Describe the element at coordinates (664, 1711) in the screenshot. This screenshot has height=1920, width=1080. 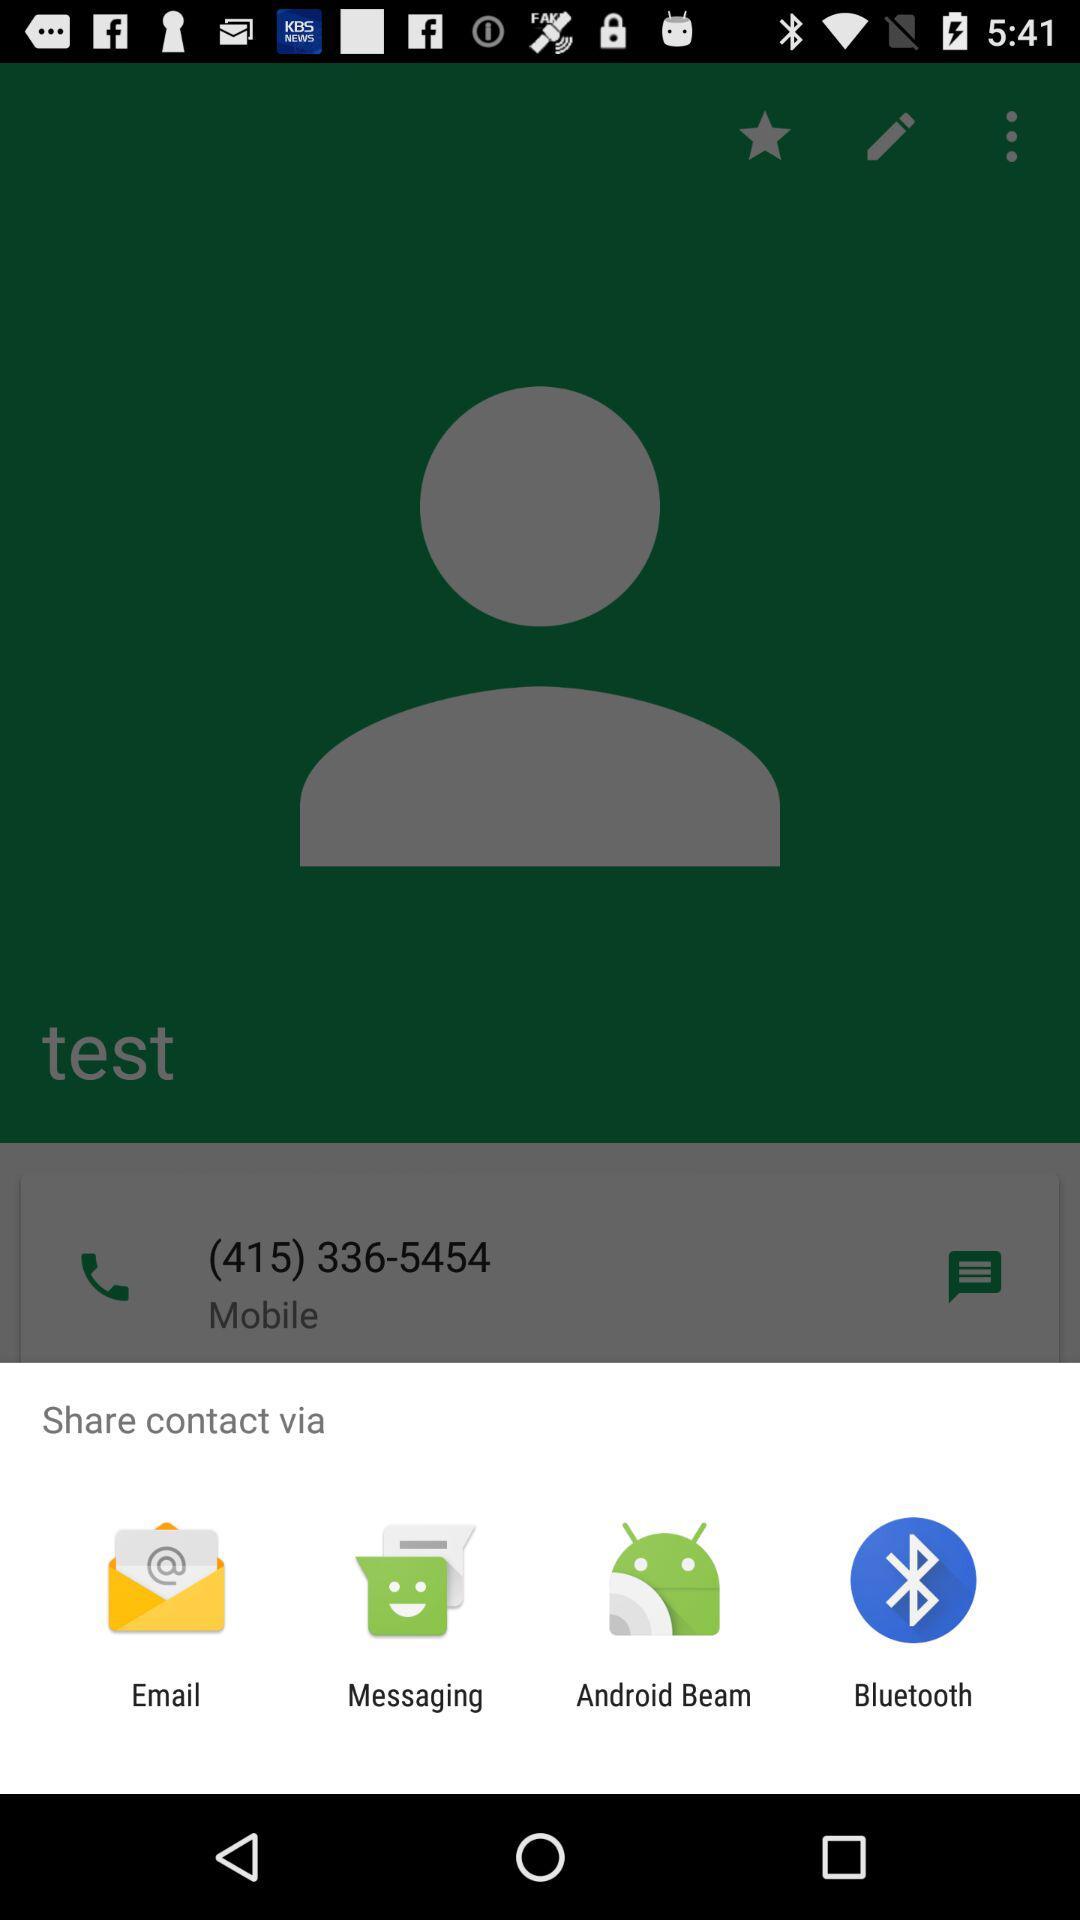
I see `app next to messaging item` at that location.